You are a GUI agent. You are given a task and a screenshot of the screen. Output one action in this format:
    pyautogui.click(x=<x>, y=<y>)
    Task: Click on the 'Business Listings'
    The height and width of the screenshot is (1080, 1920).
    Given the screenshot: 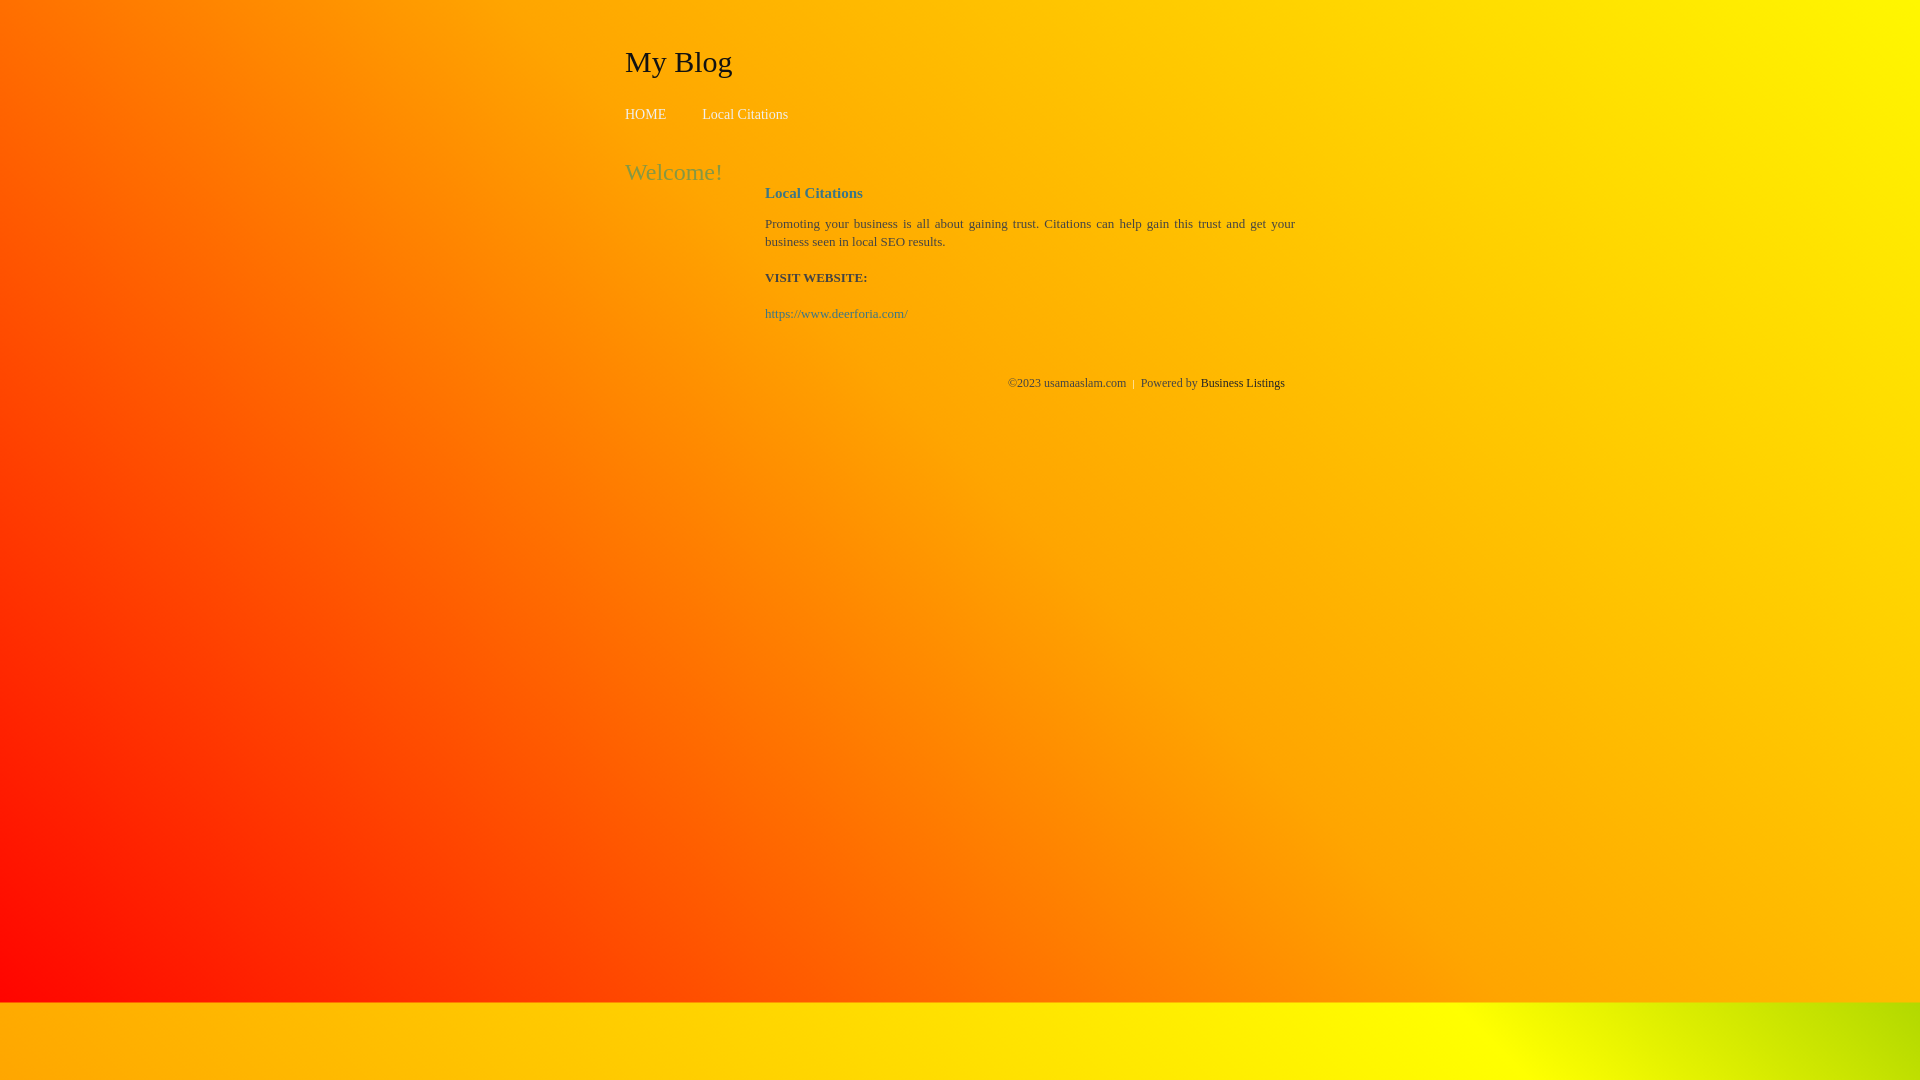 What is the action you would take?
    pyautogui.click(x=1242, y=382)
    